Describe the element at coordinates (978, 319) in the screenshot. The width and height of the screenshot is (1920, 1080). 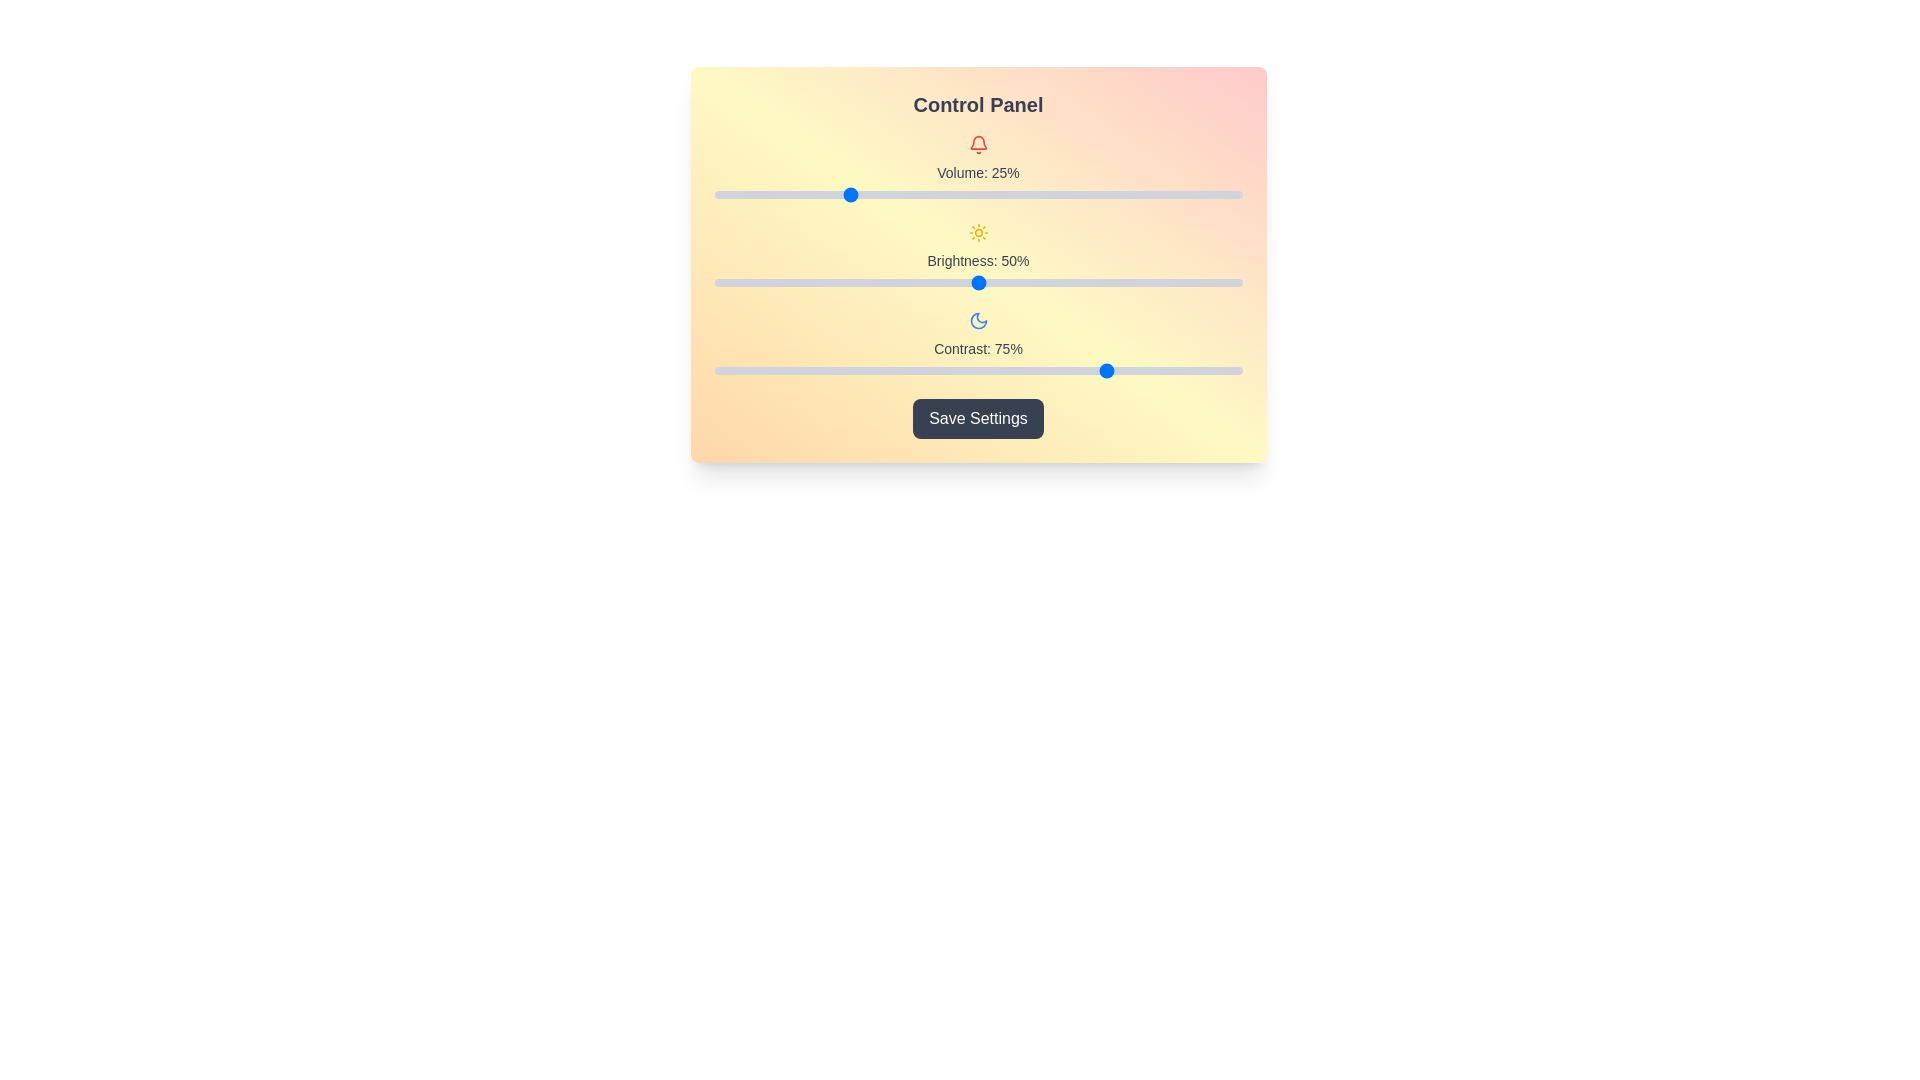
I see `the blue crescent moon icon located` at that location.